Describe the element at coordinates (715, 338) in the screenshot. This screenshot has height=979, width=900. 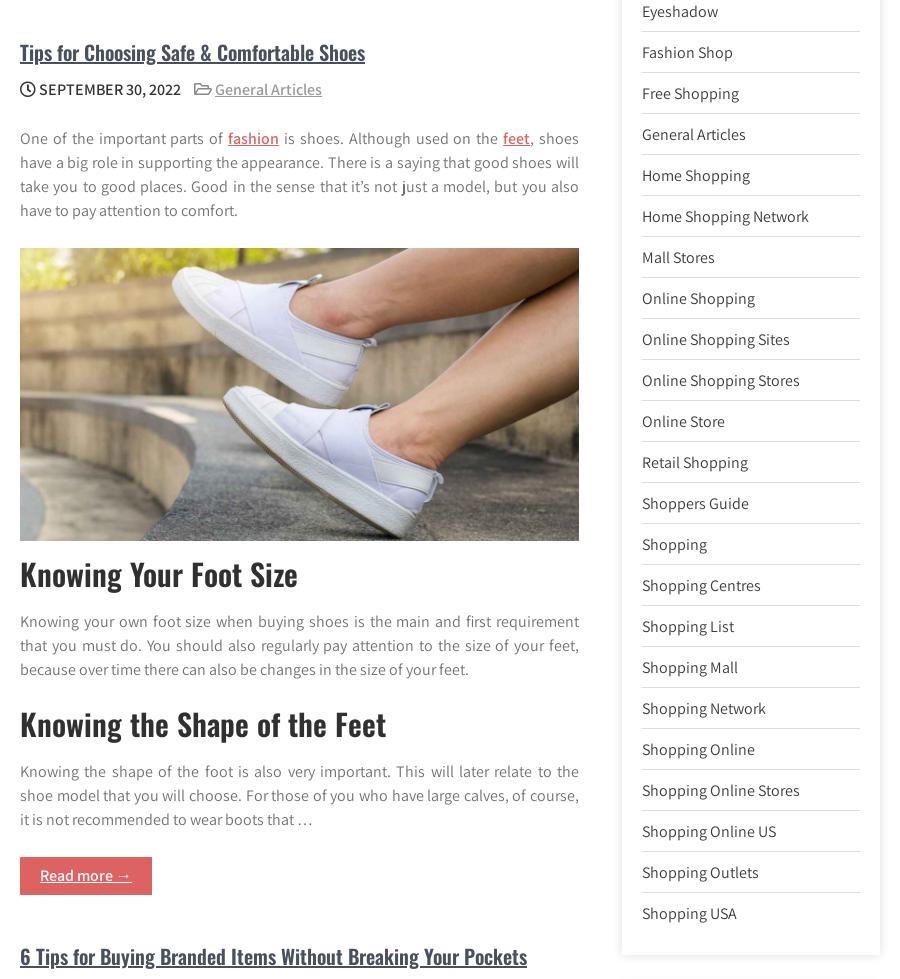
I see `'Online Shopping Sites'` at that location.